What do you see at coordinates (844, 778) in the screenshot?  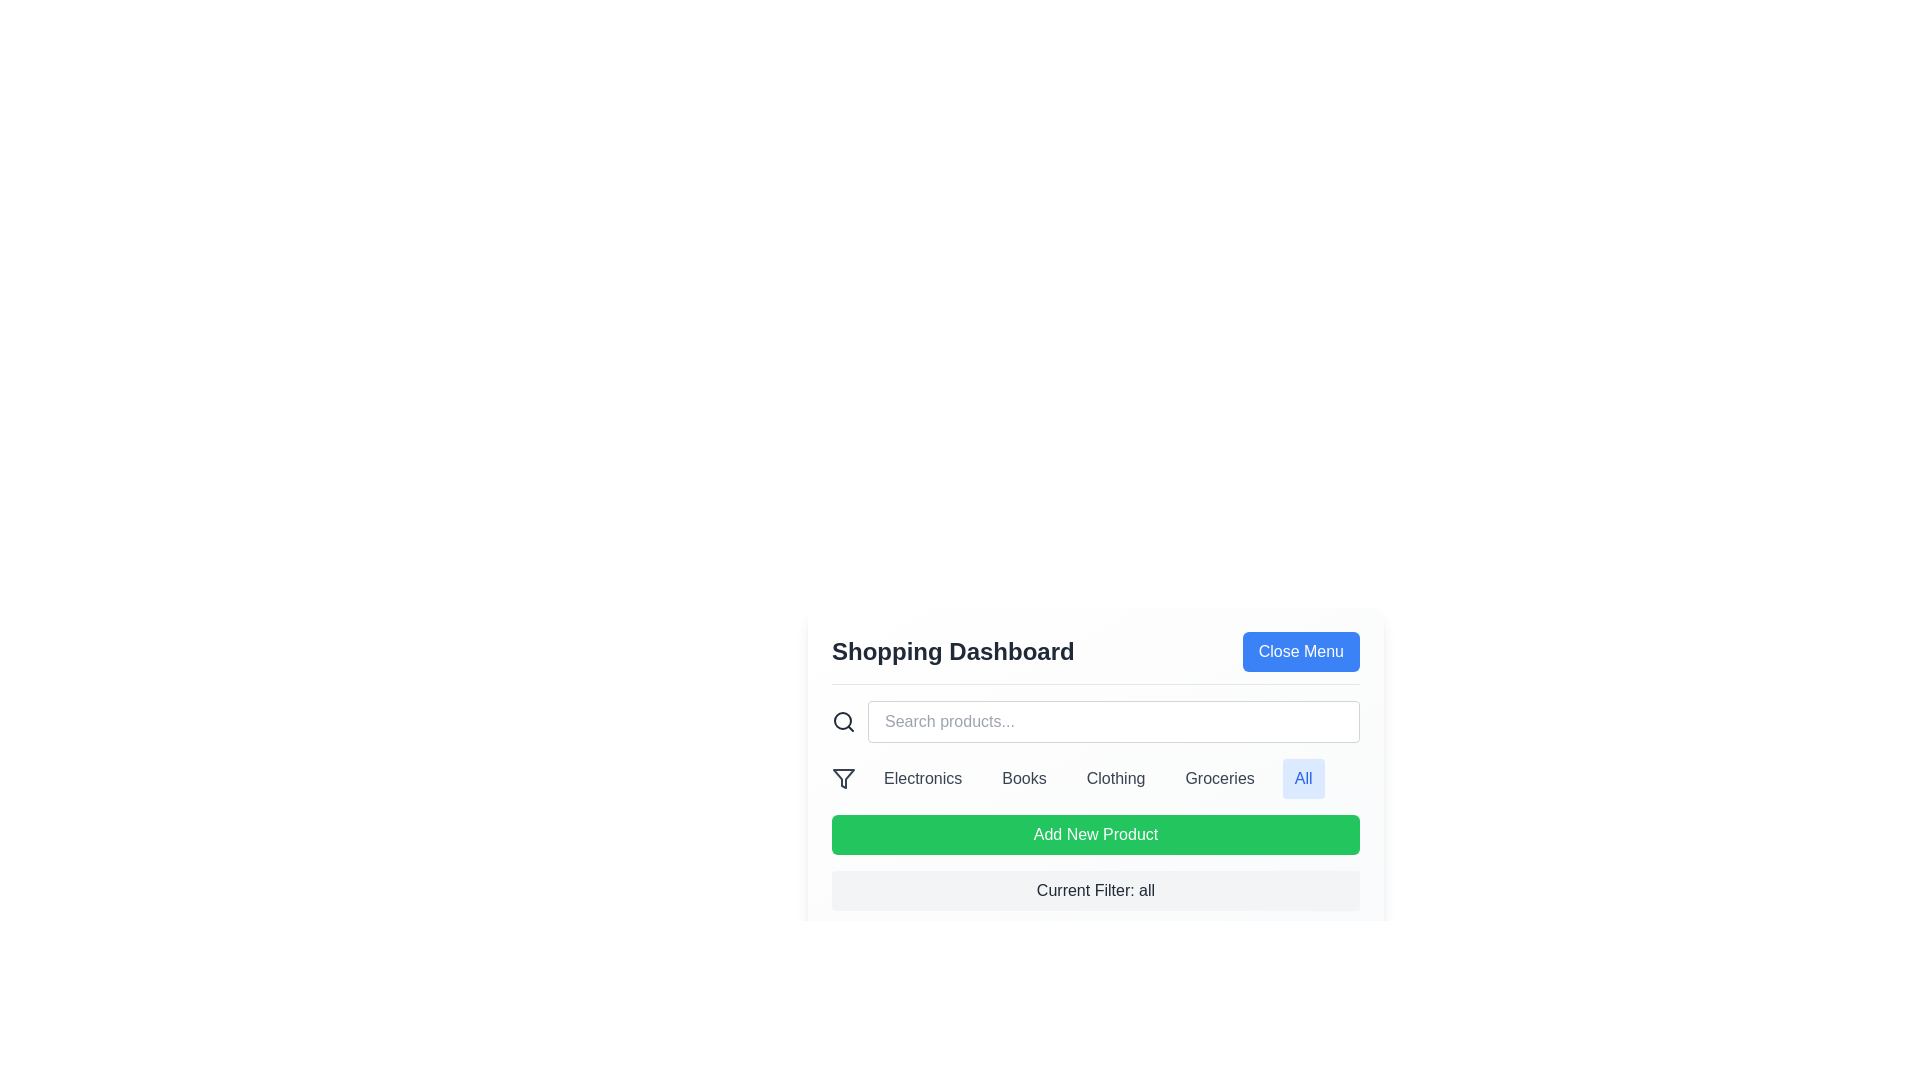 I see `the filter icon located on the leftmost side of the horizontal category navigation bar, which is positioned directly before the 'Electronics' text button` at bounding box center [844, 778].